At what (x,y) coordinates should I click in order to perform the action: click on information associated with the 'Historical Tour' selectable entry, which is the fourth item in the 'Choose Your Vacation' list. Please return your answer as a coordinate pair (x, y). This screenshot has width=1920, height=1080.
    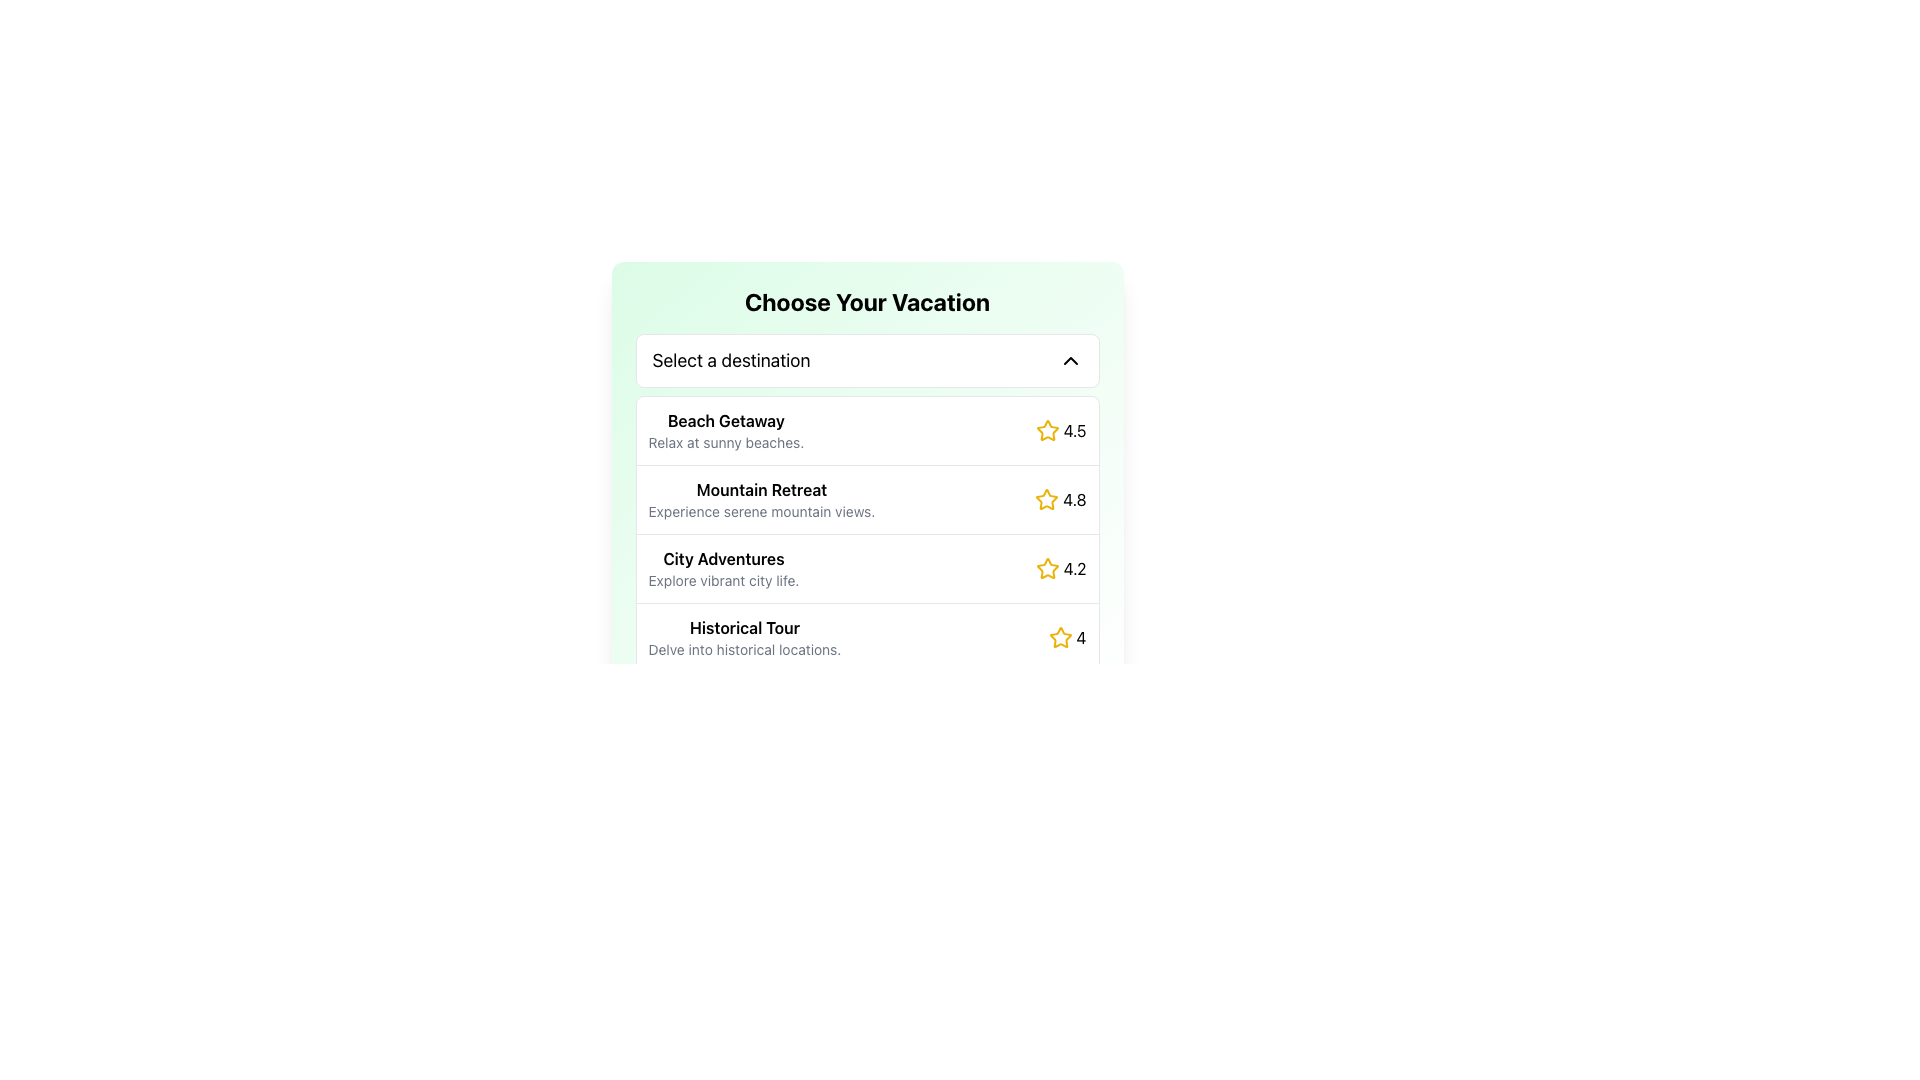
    Looking at the image, I should click on (867, 637).